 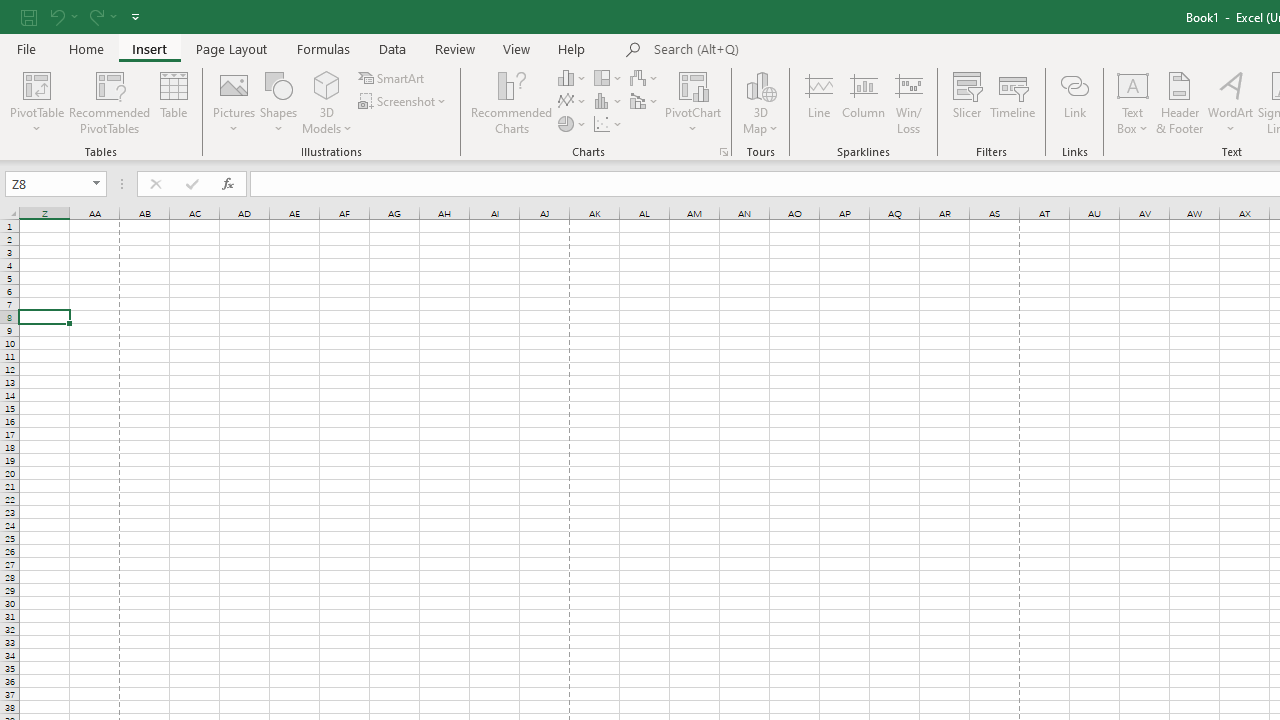 I want to click on 'Insert Waterfall, Funnel, Stock, Surface, or Radar Chart', so click(x=645, y=77).